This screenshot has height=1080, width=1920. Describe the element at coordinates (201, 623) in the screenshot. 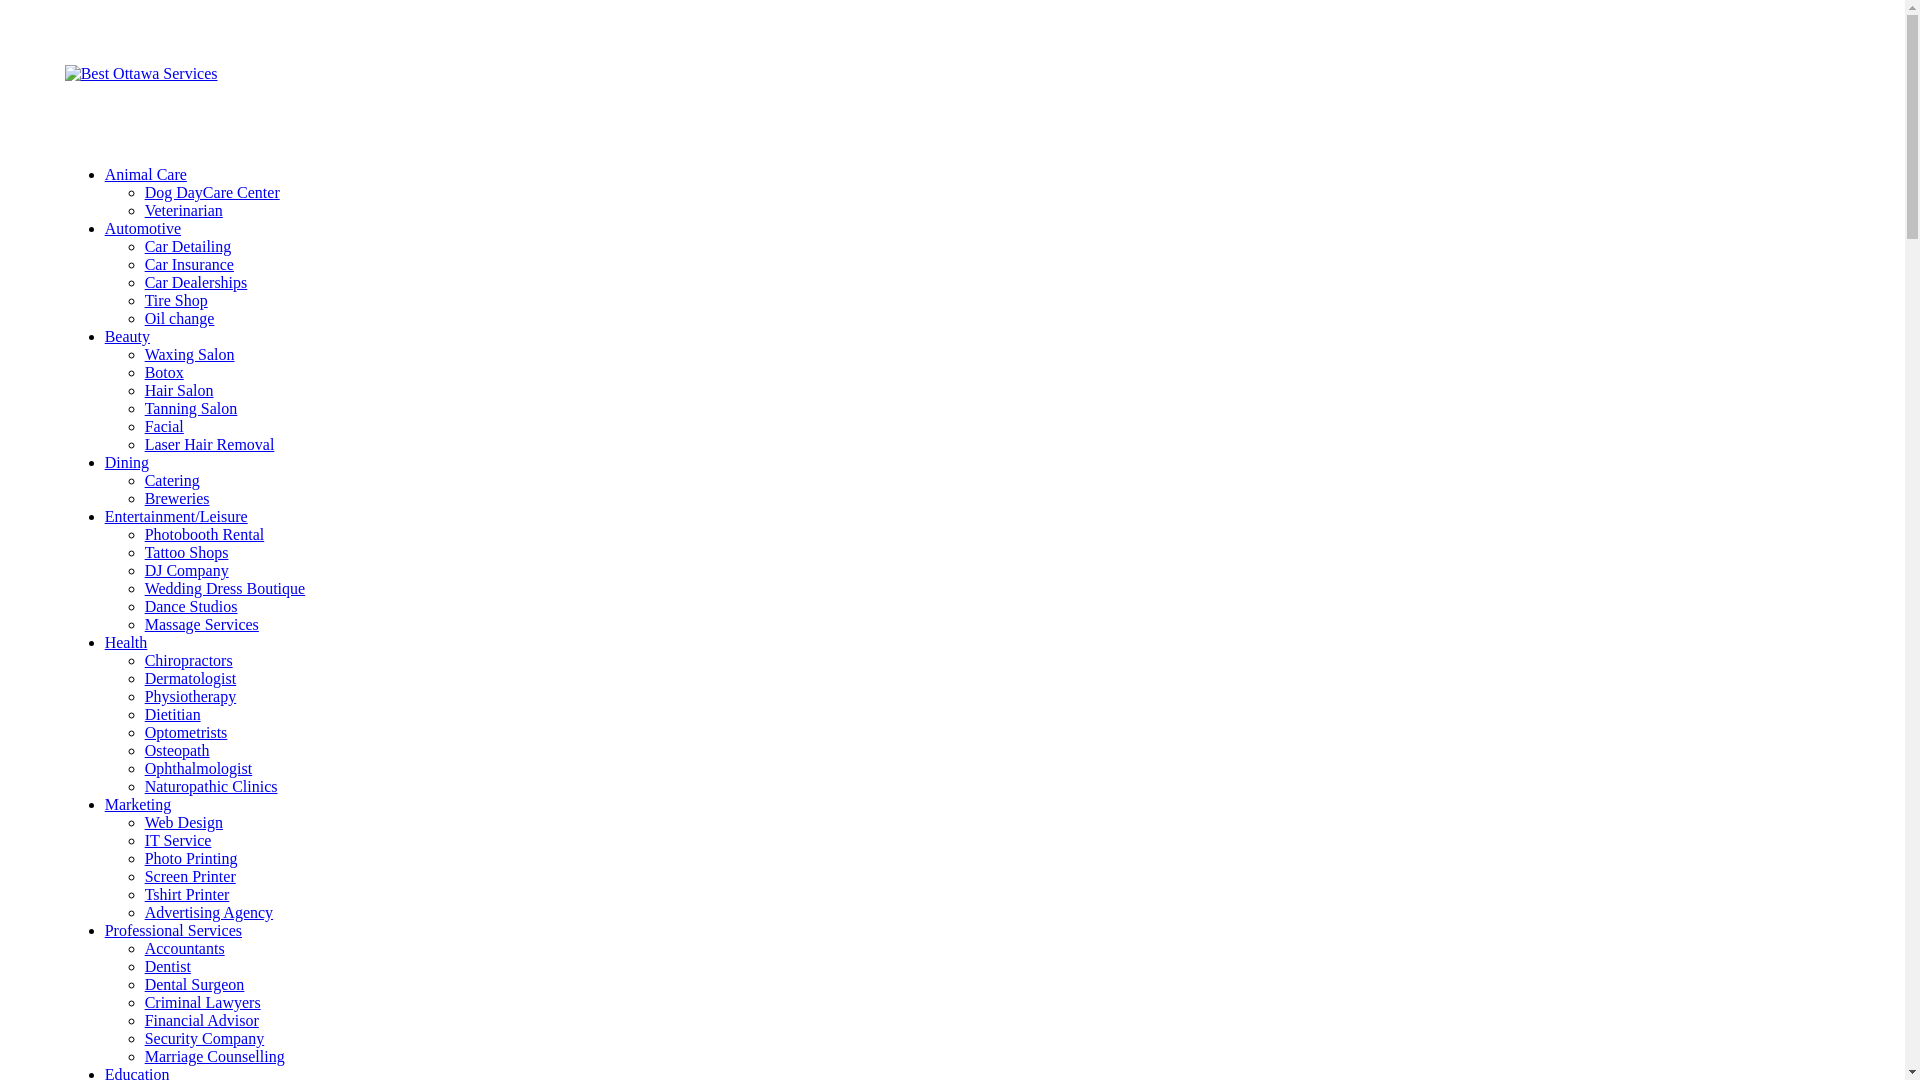

I see `'Massage Services'` at that location.